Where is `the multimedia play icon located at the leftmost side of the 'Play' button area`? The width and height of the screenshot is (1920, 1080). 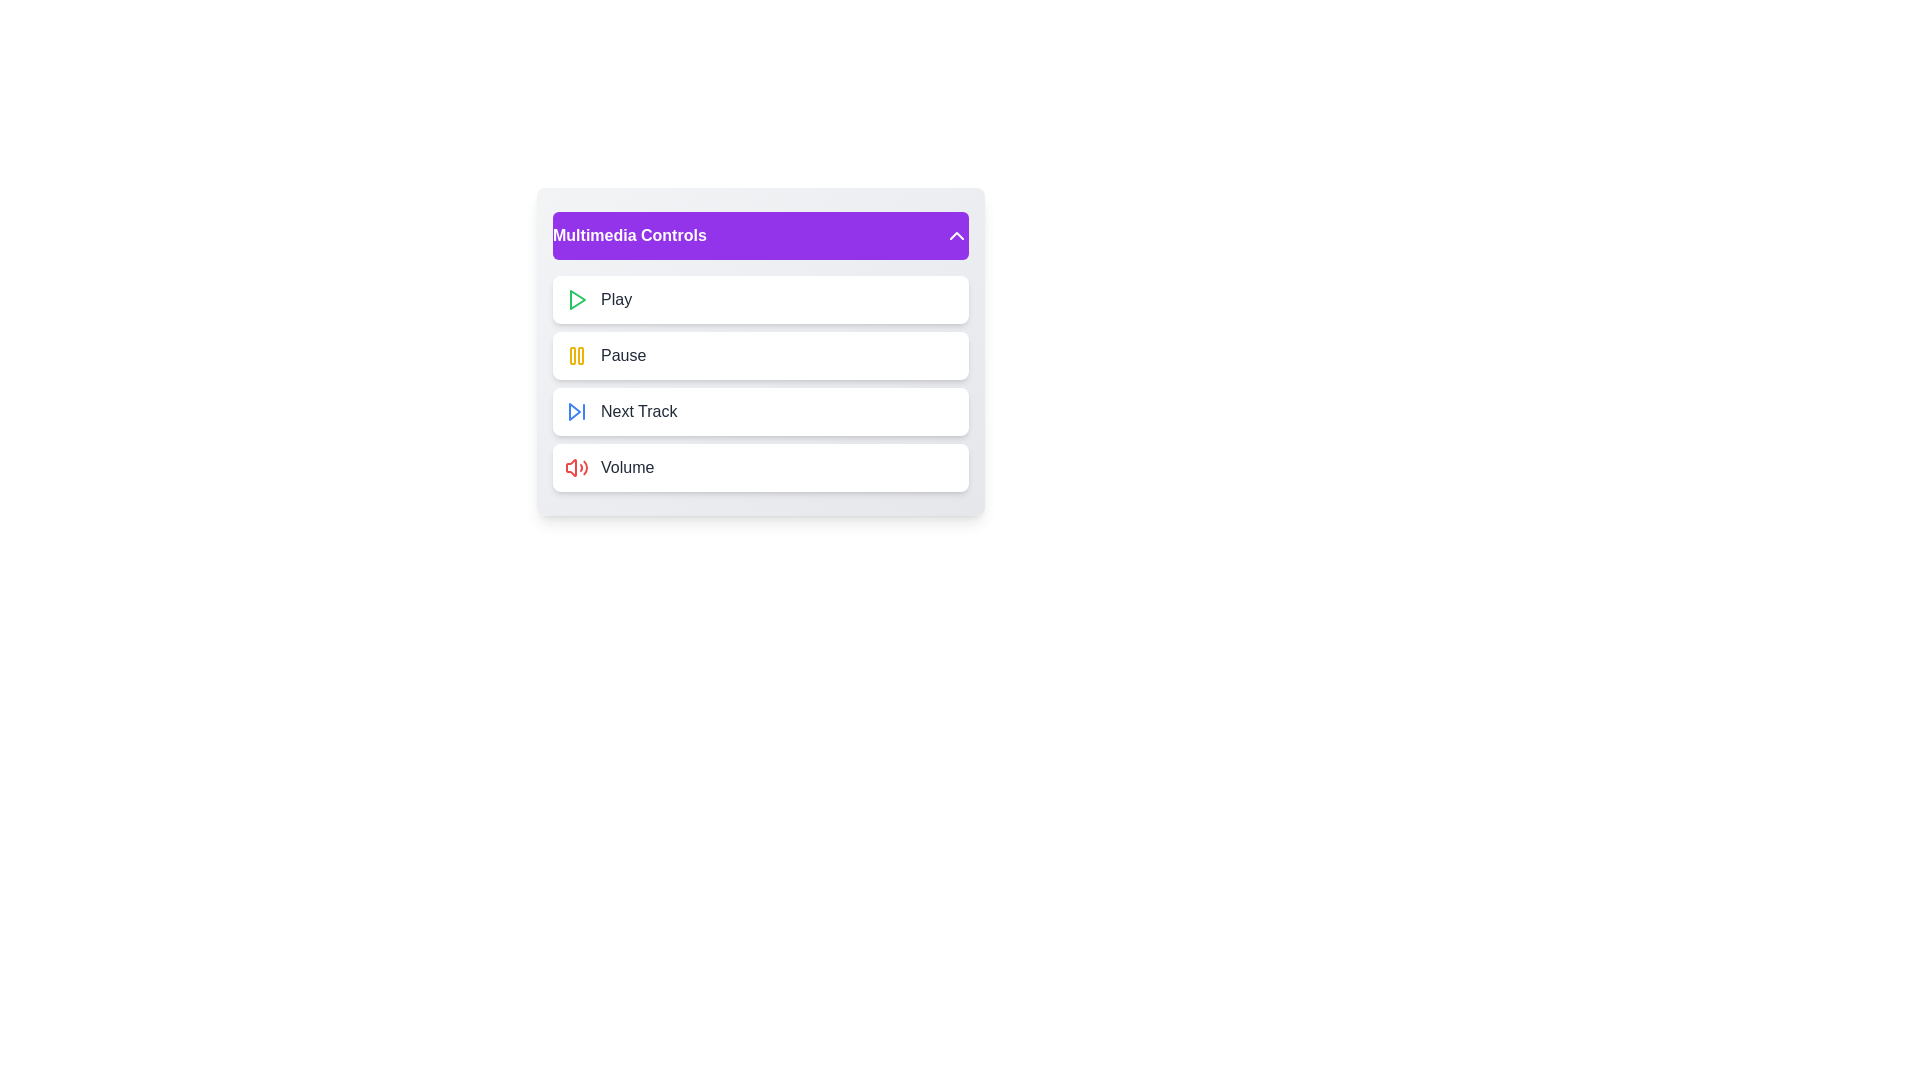
the multimedia play icon located at the leftmost side of the 'Play' button area is located at coordinates (575, 300).